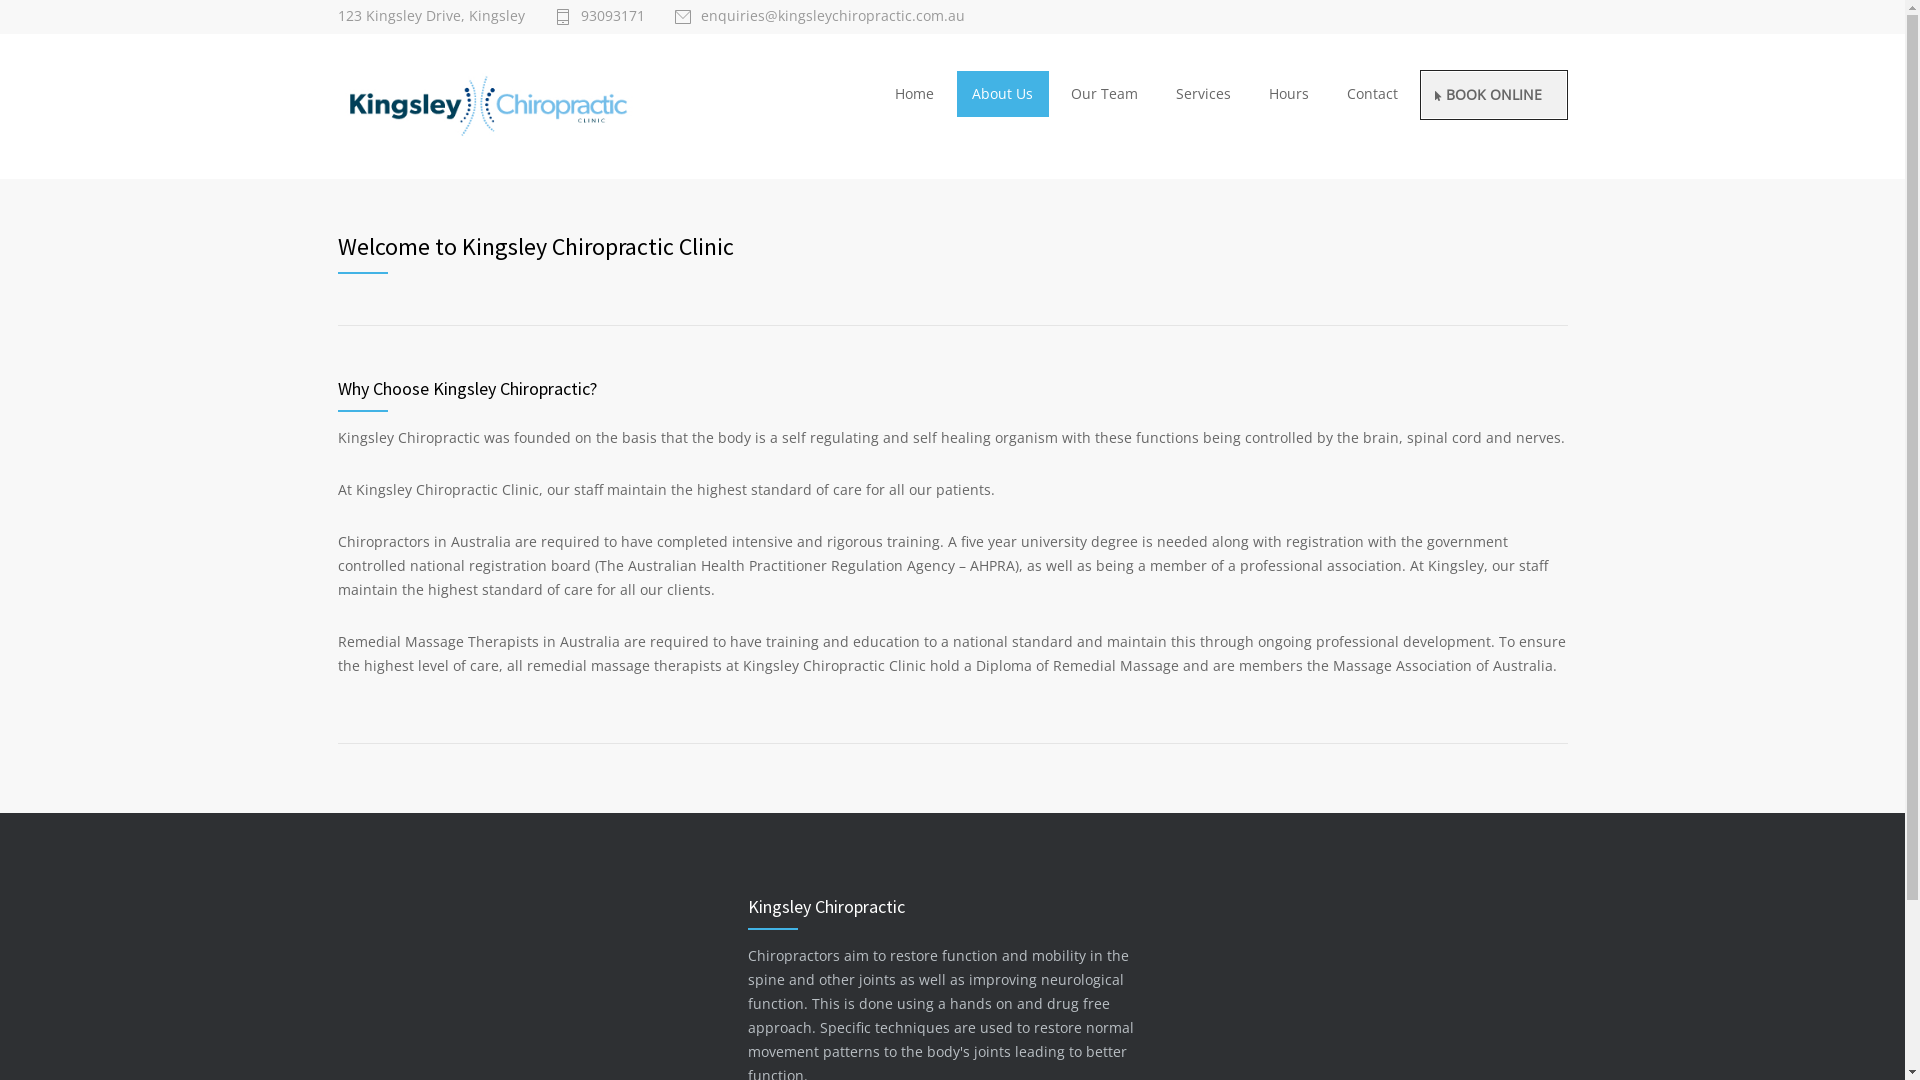 The height and width of the screenshot is (1080, 1920). What do you see at coordinates (912, 93) in the screenshot?
I see `'Home'` at bounding box center [912, 93].